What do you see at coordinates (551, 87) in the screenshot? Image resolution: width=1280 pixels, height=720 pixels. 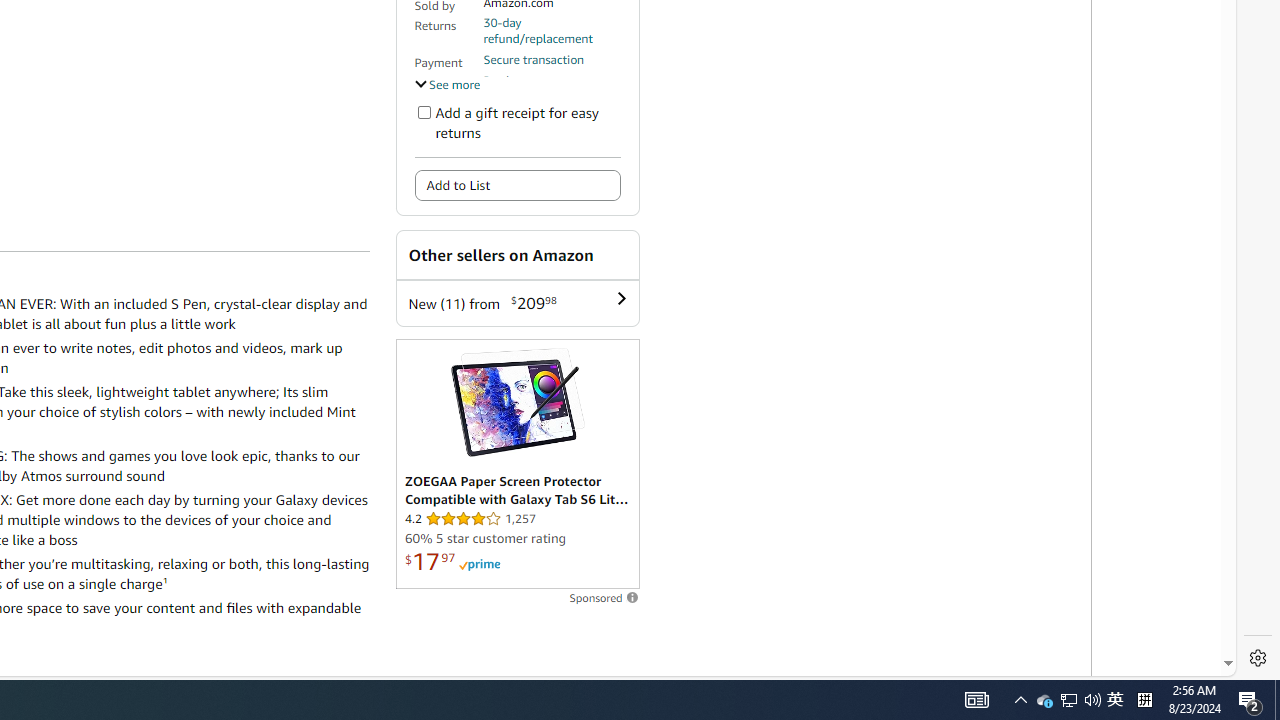 I see `'Product support included'` at bounding box center [551, 87].